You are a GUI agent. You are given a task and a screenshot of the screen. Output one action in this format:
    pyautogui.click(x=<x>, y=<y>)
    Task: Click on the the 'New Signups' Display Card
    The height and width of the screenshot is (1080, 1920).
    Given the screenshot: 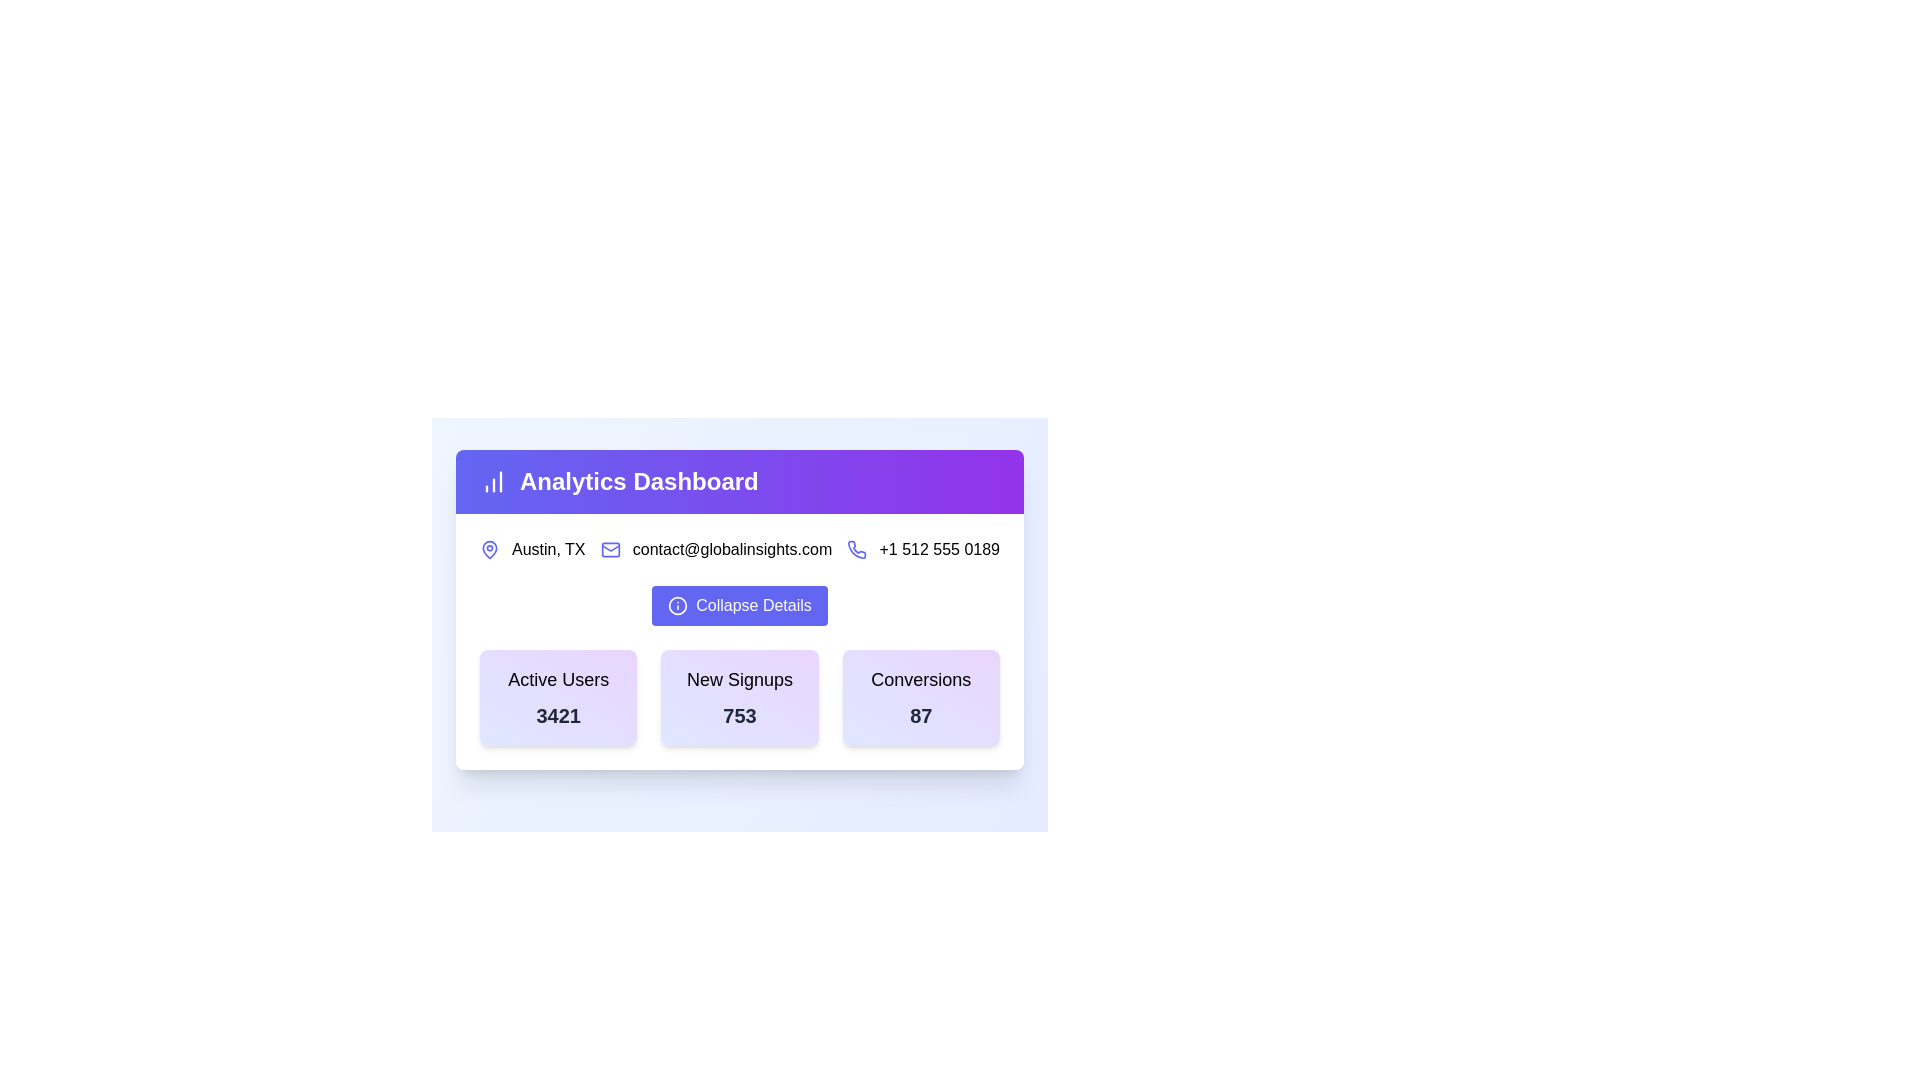 What is the action you would take?
    pyautogui.click(x=738, y=697)
    